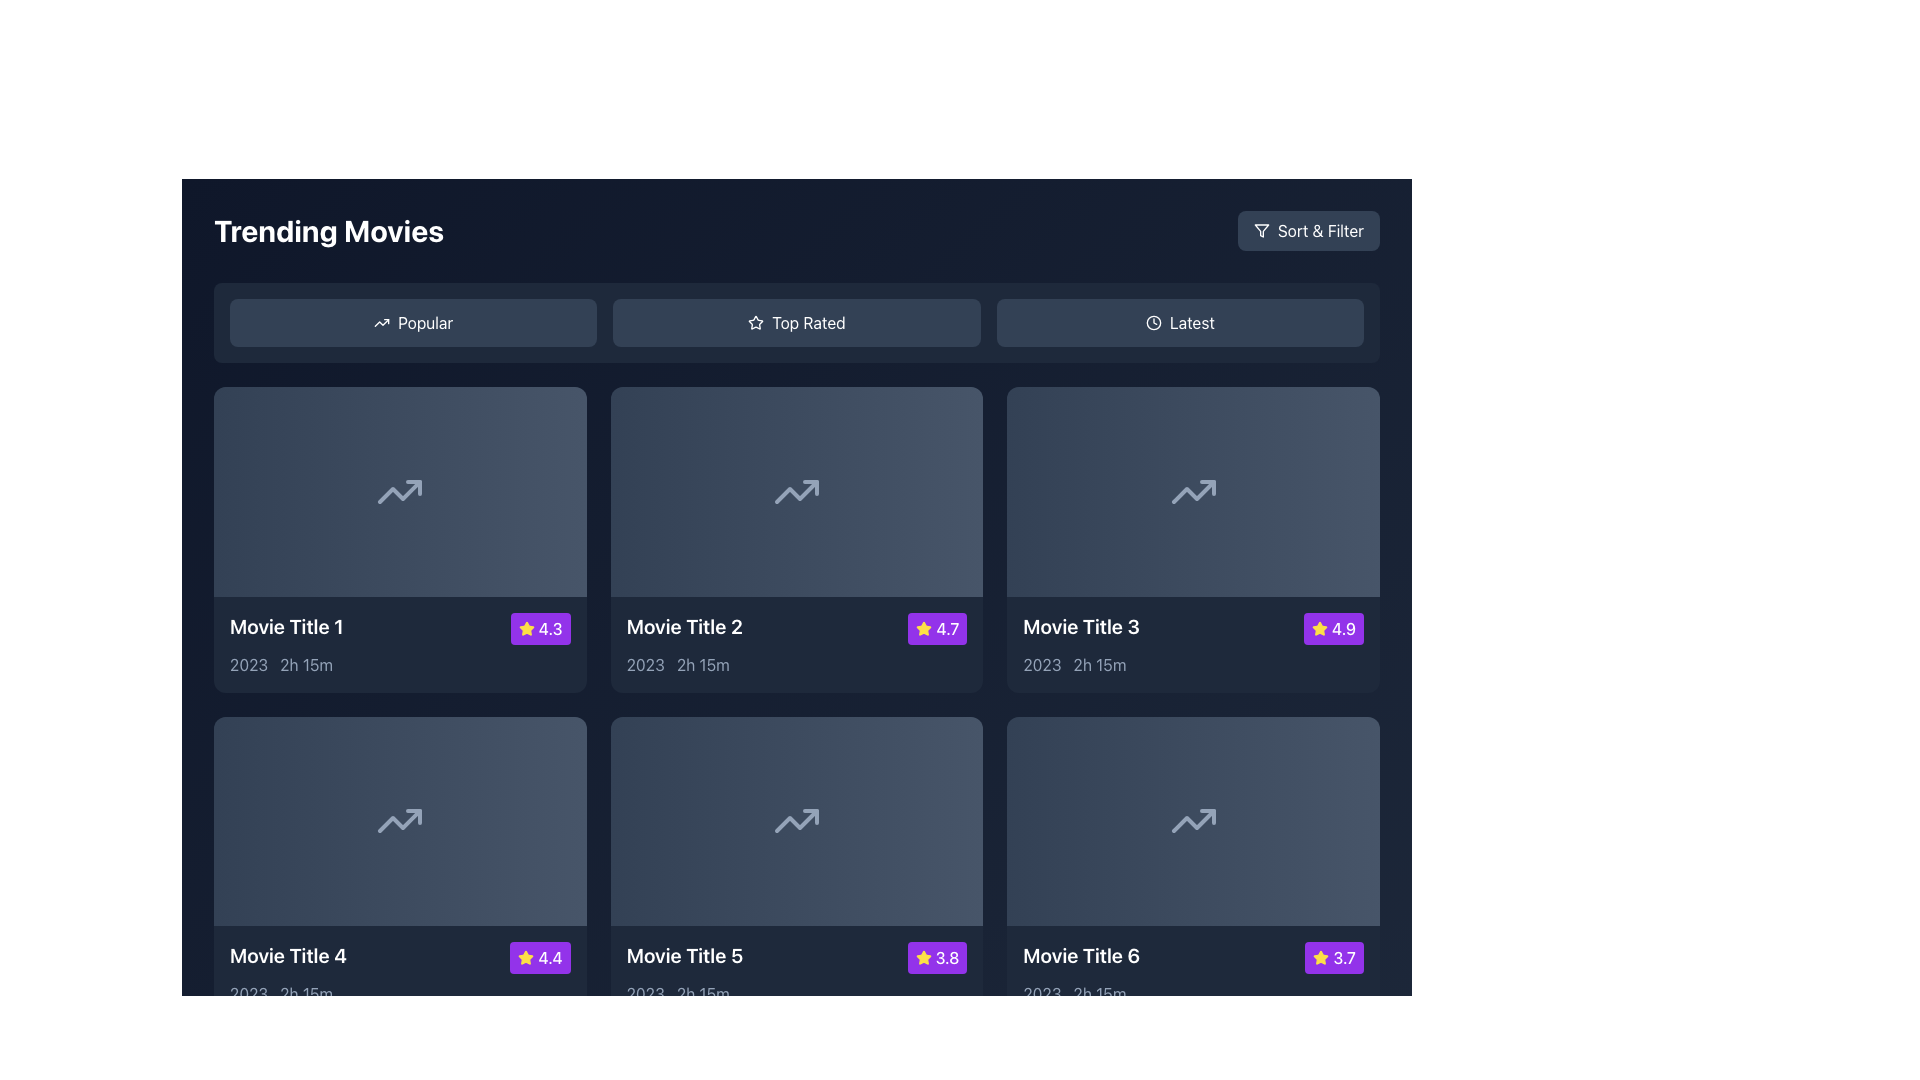 The height and width of the screenshot is (1080, 1920). Describe the element at coordinates (1193, 644) in the screenshot. I see `the content block displaying 'Movie Title 3', which includes the title, year, duration, and rating in a visually distinct format` at that location.